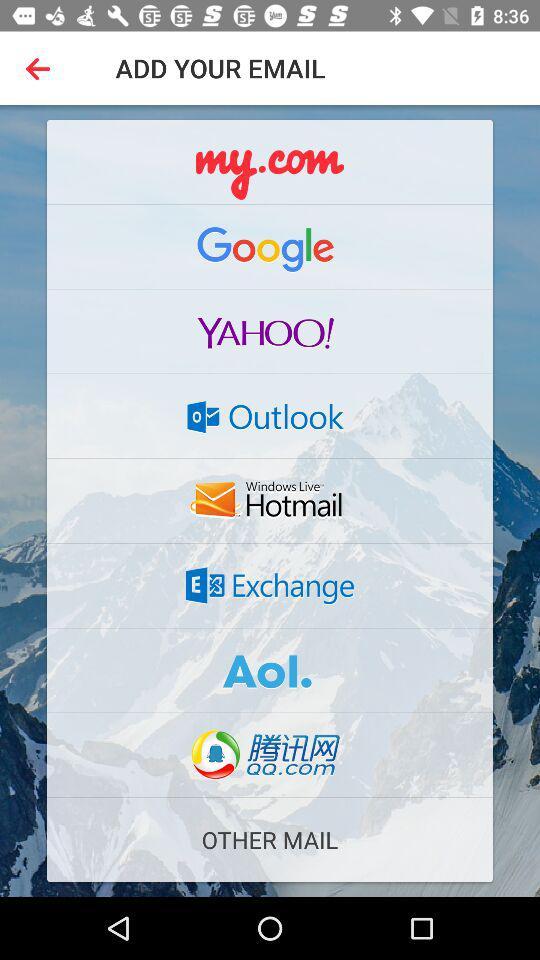 This screenshot has width=540, height=960. What do you see at coordinates (270, 585) in the screenshot?
I see `open exchange` at bounding box center [270, 585].